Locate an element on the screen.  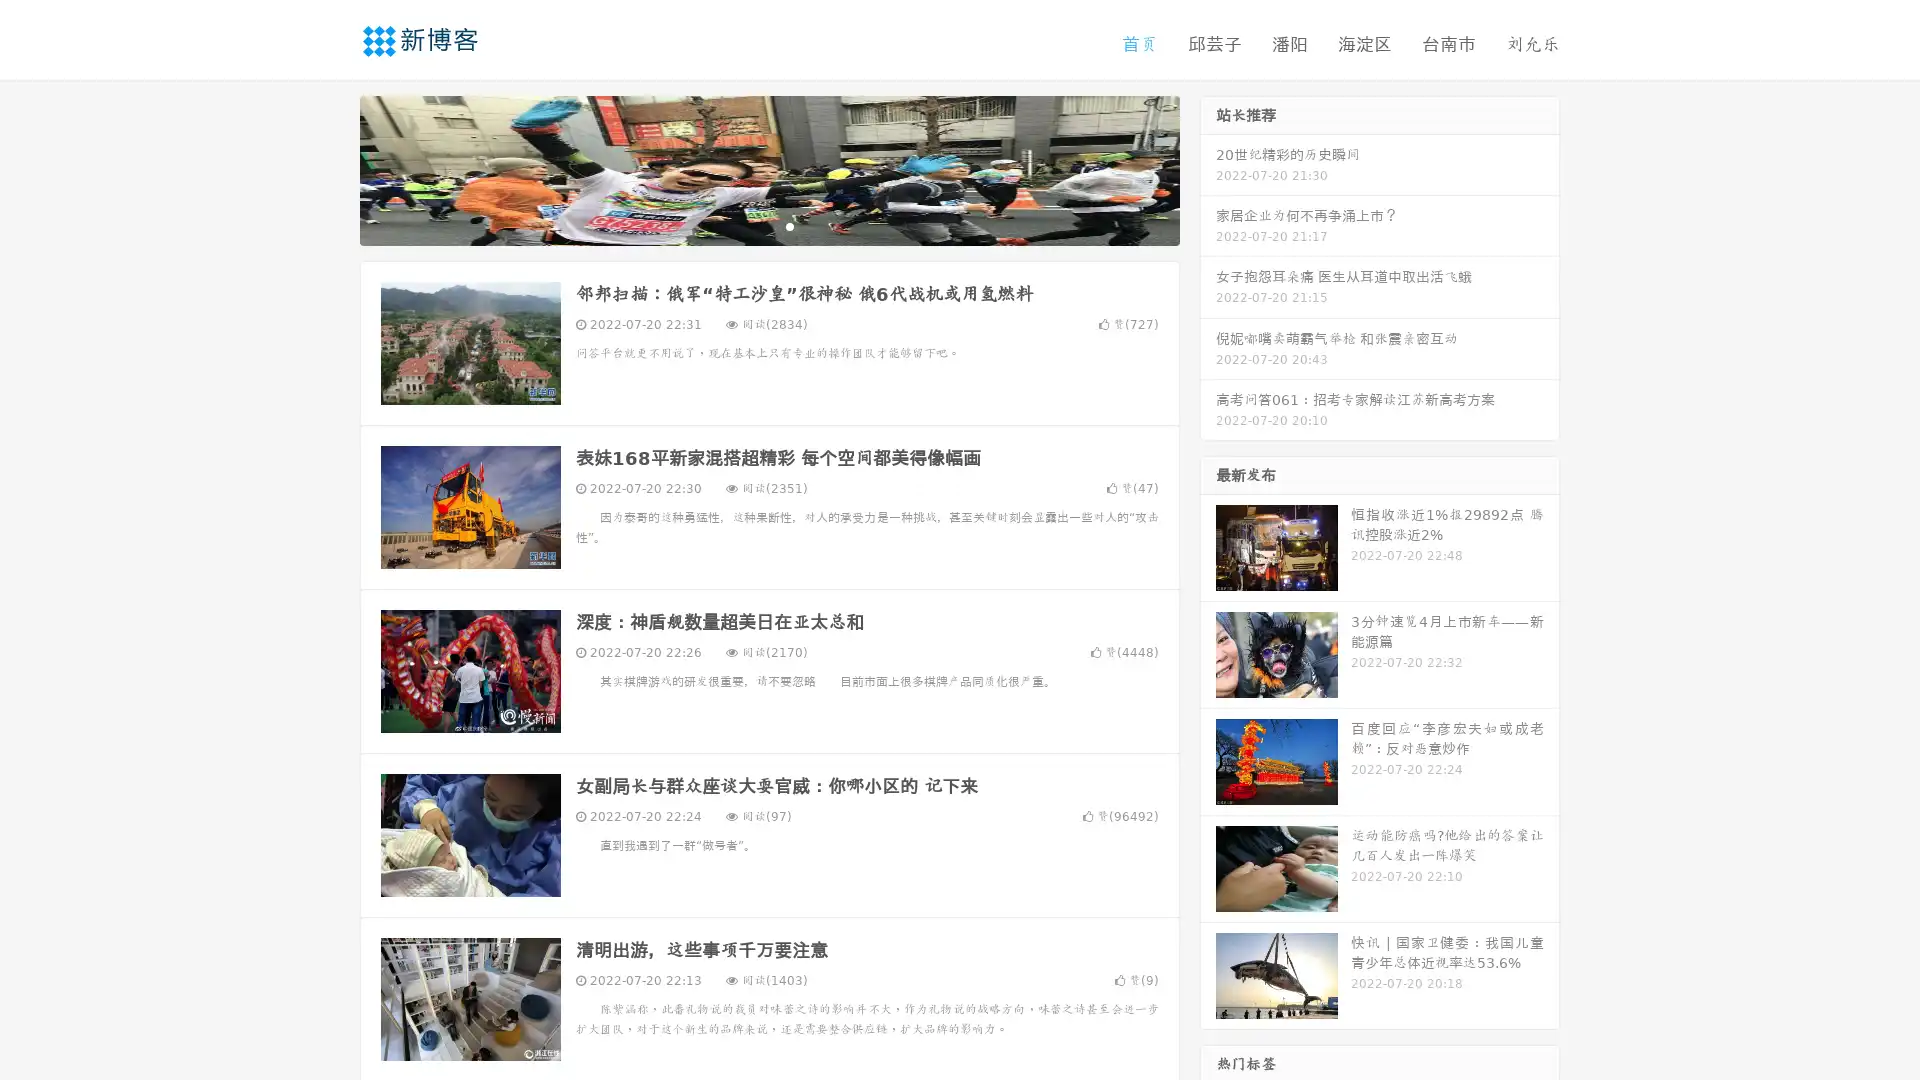
Next slide is located at coordinates (1208, 168).